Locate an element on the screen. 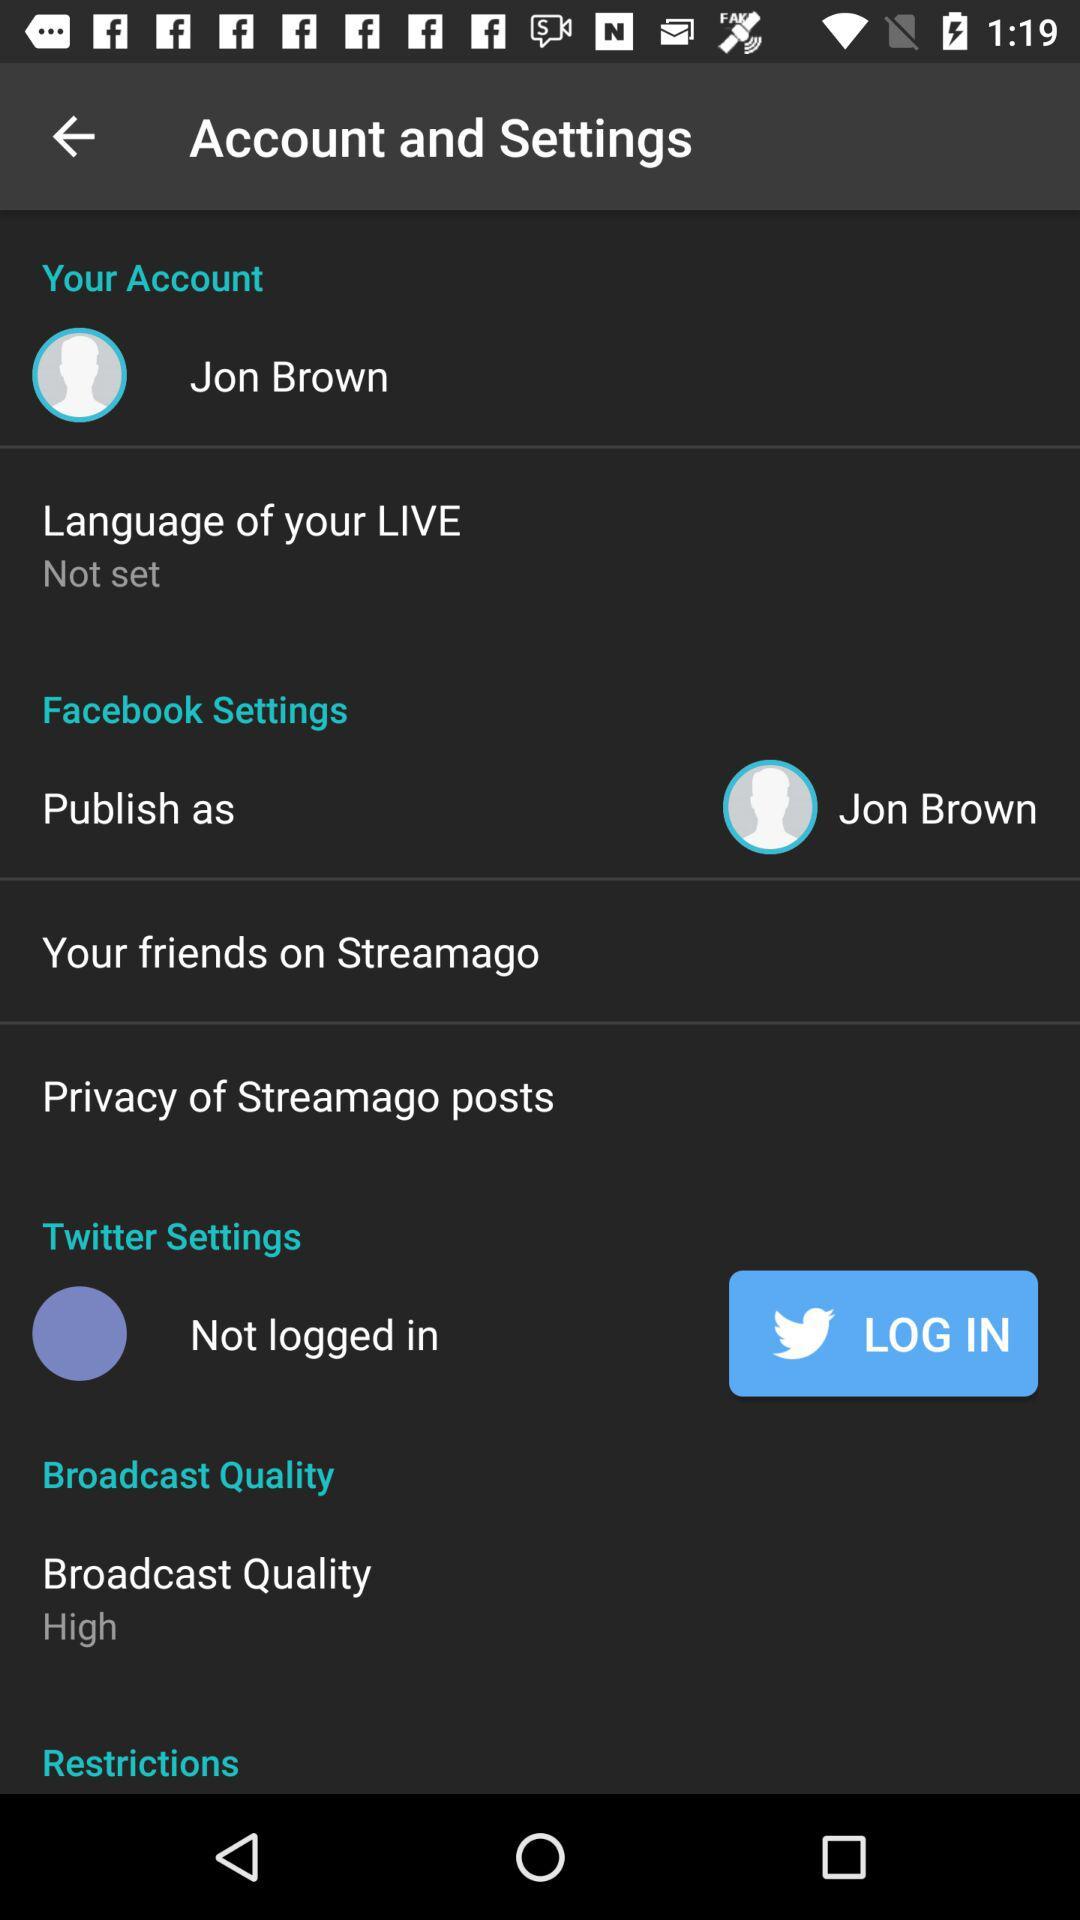 The height and width of the screenshot is (1920, 1080). publish as is located at coordinates (137, 806).